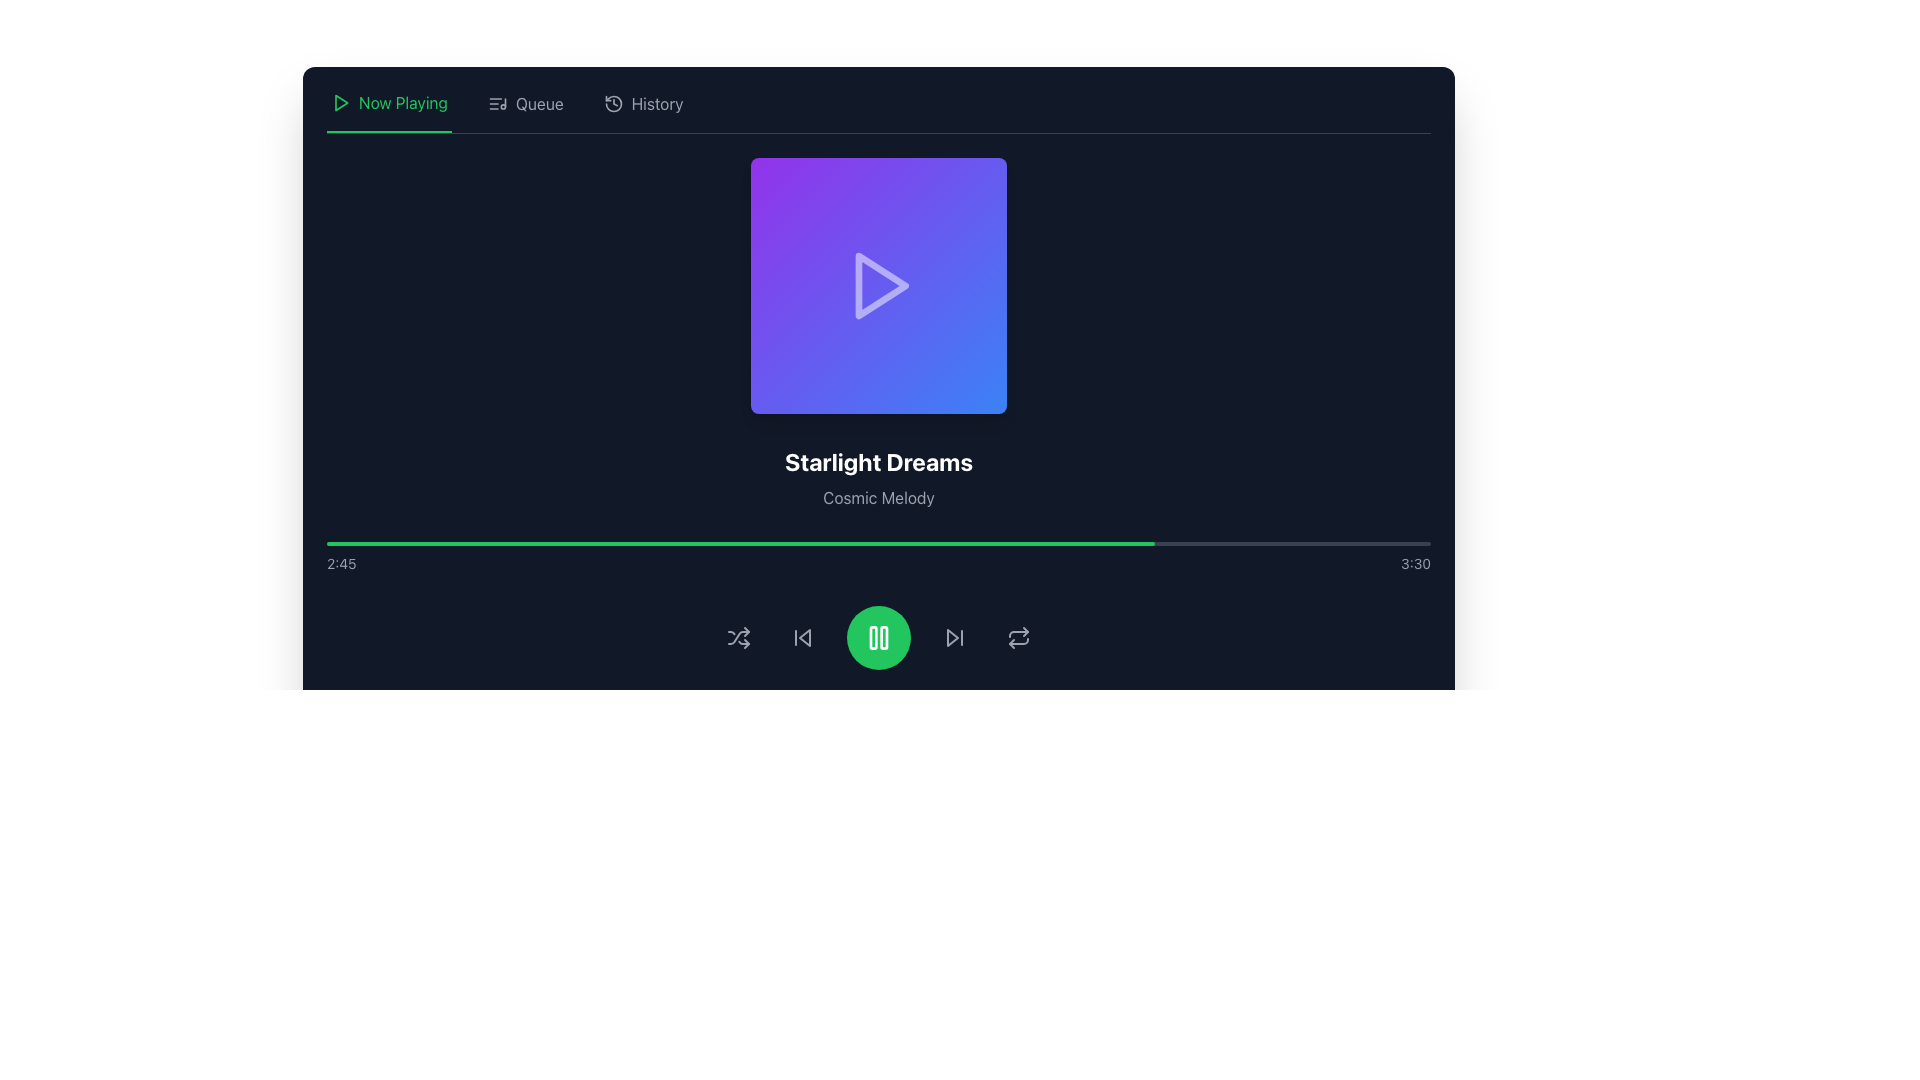 The width and height of the screenshot is (1920, 1080). I want to click on the content of the Text Display showing '3:30', which is styled in gray on a dark background, positioned at the far right of the progress bar display area, so click(1415, 563).